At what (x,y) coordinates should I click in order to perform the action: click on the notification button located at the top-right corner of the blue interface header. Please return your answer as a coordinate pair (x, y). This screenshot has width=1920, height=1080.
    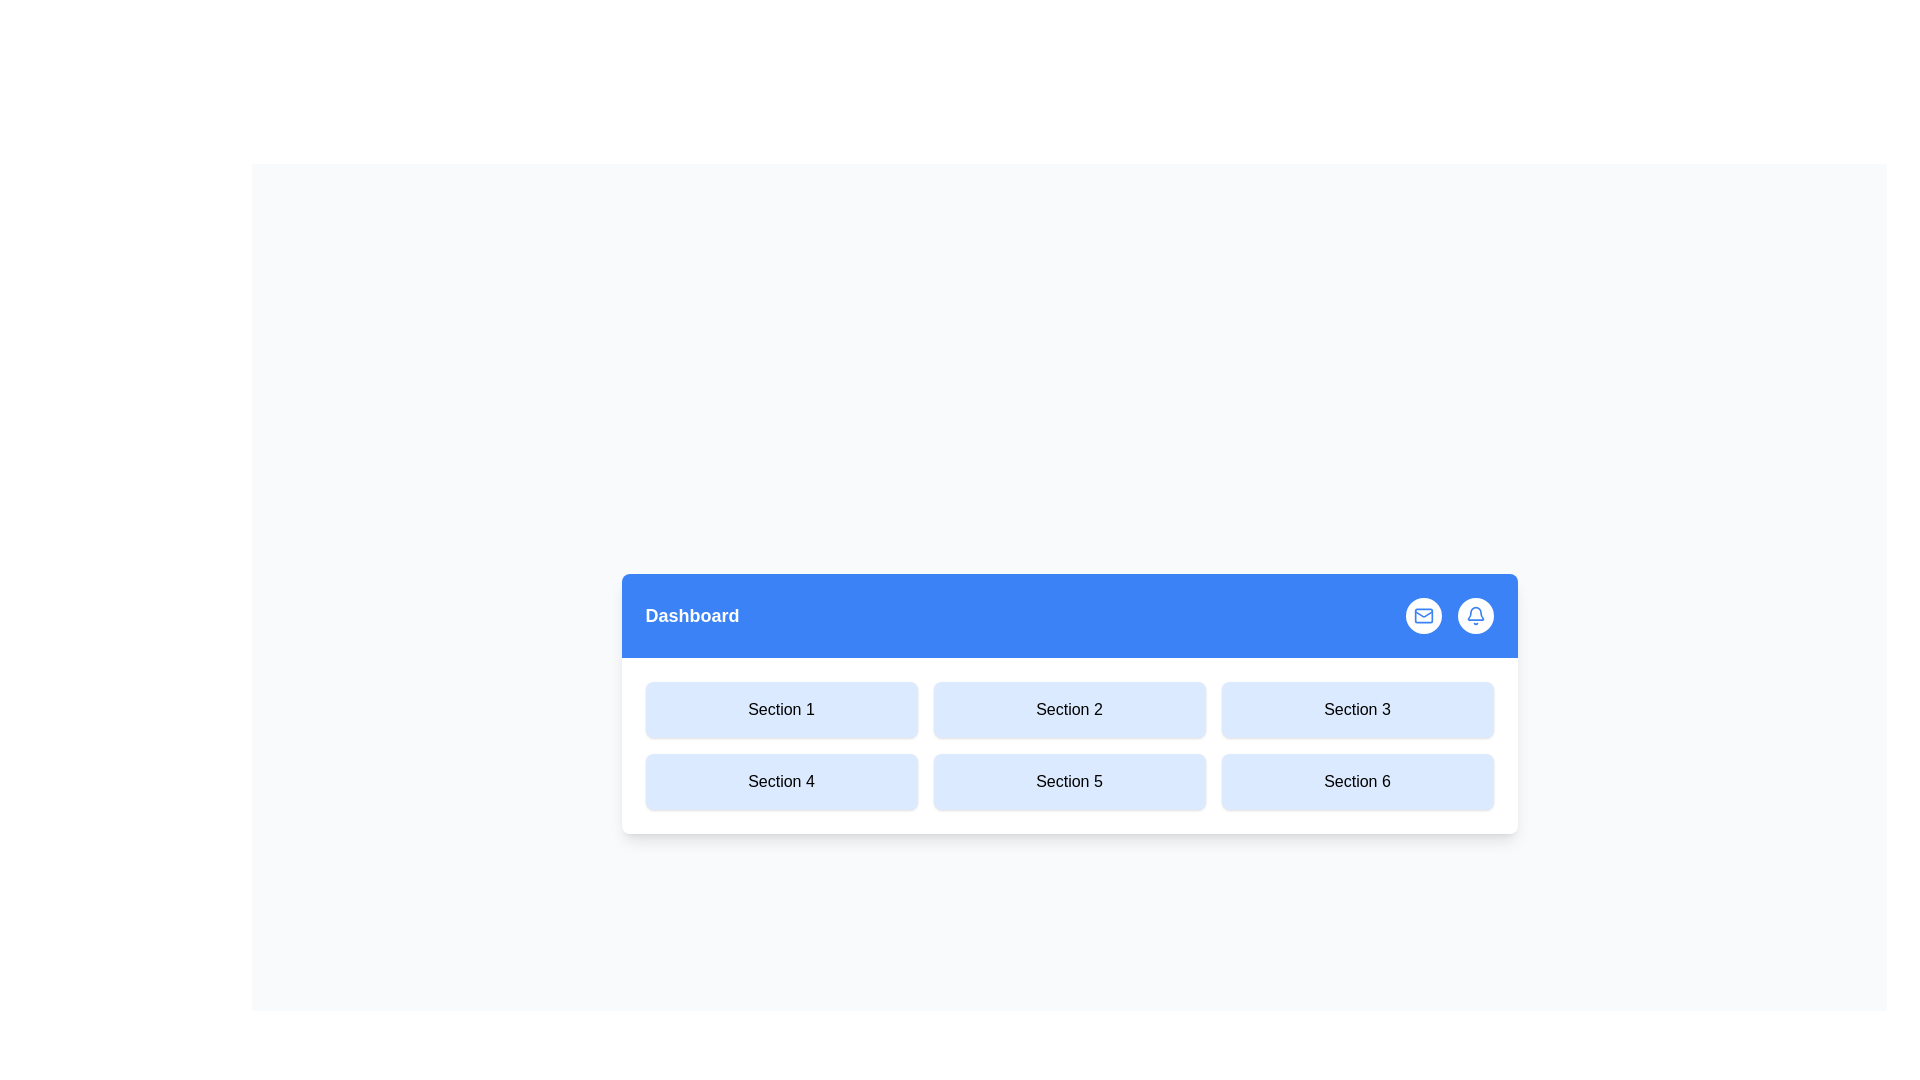
    Looking at the image, I should click on (1475, 615).